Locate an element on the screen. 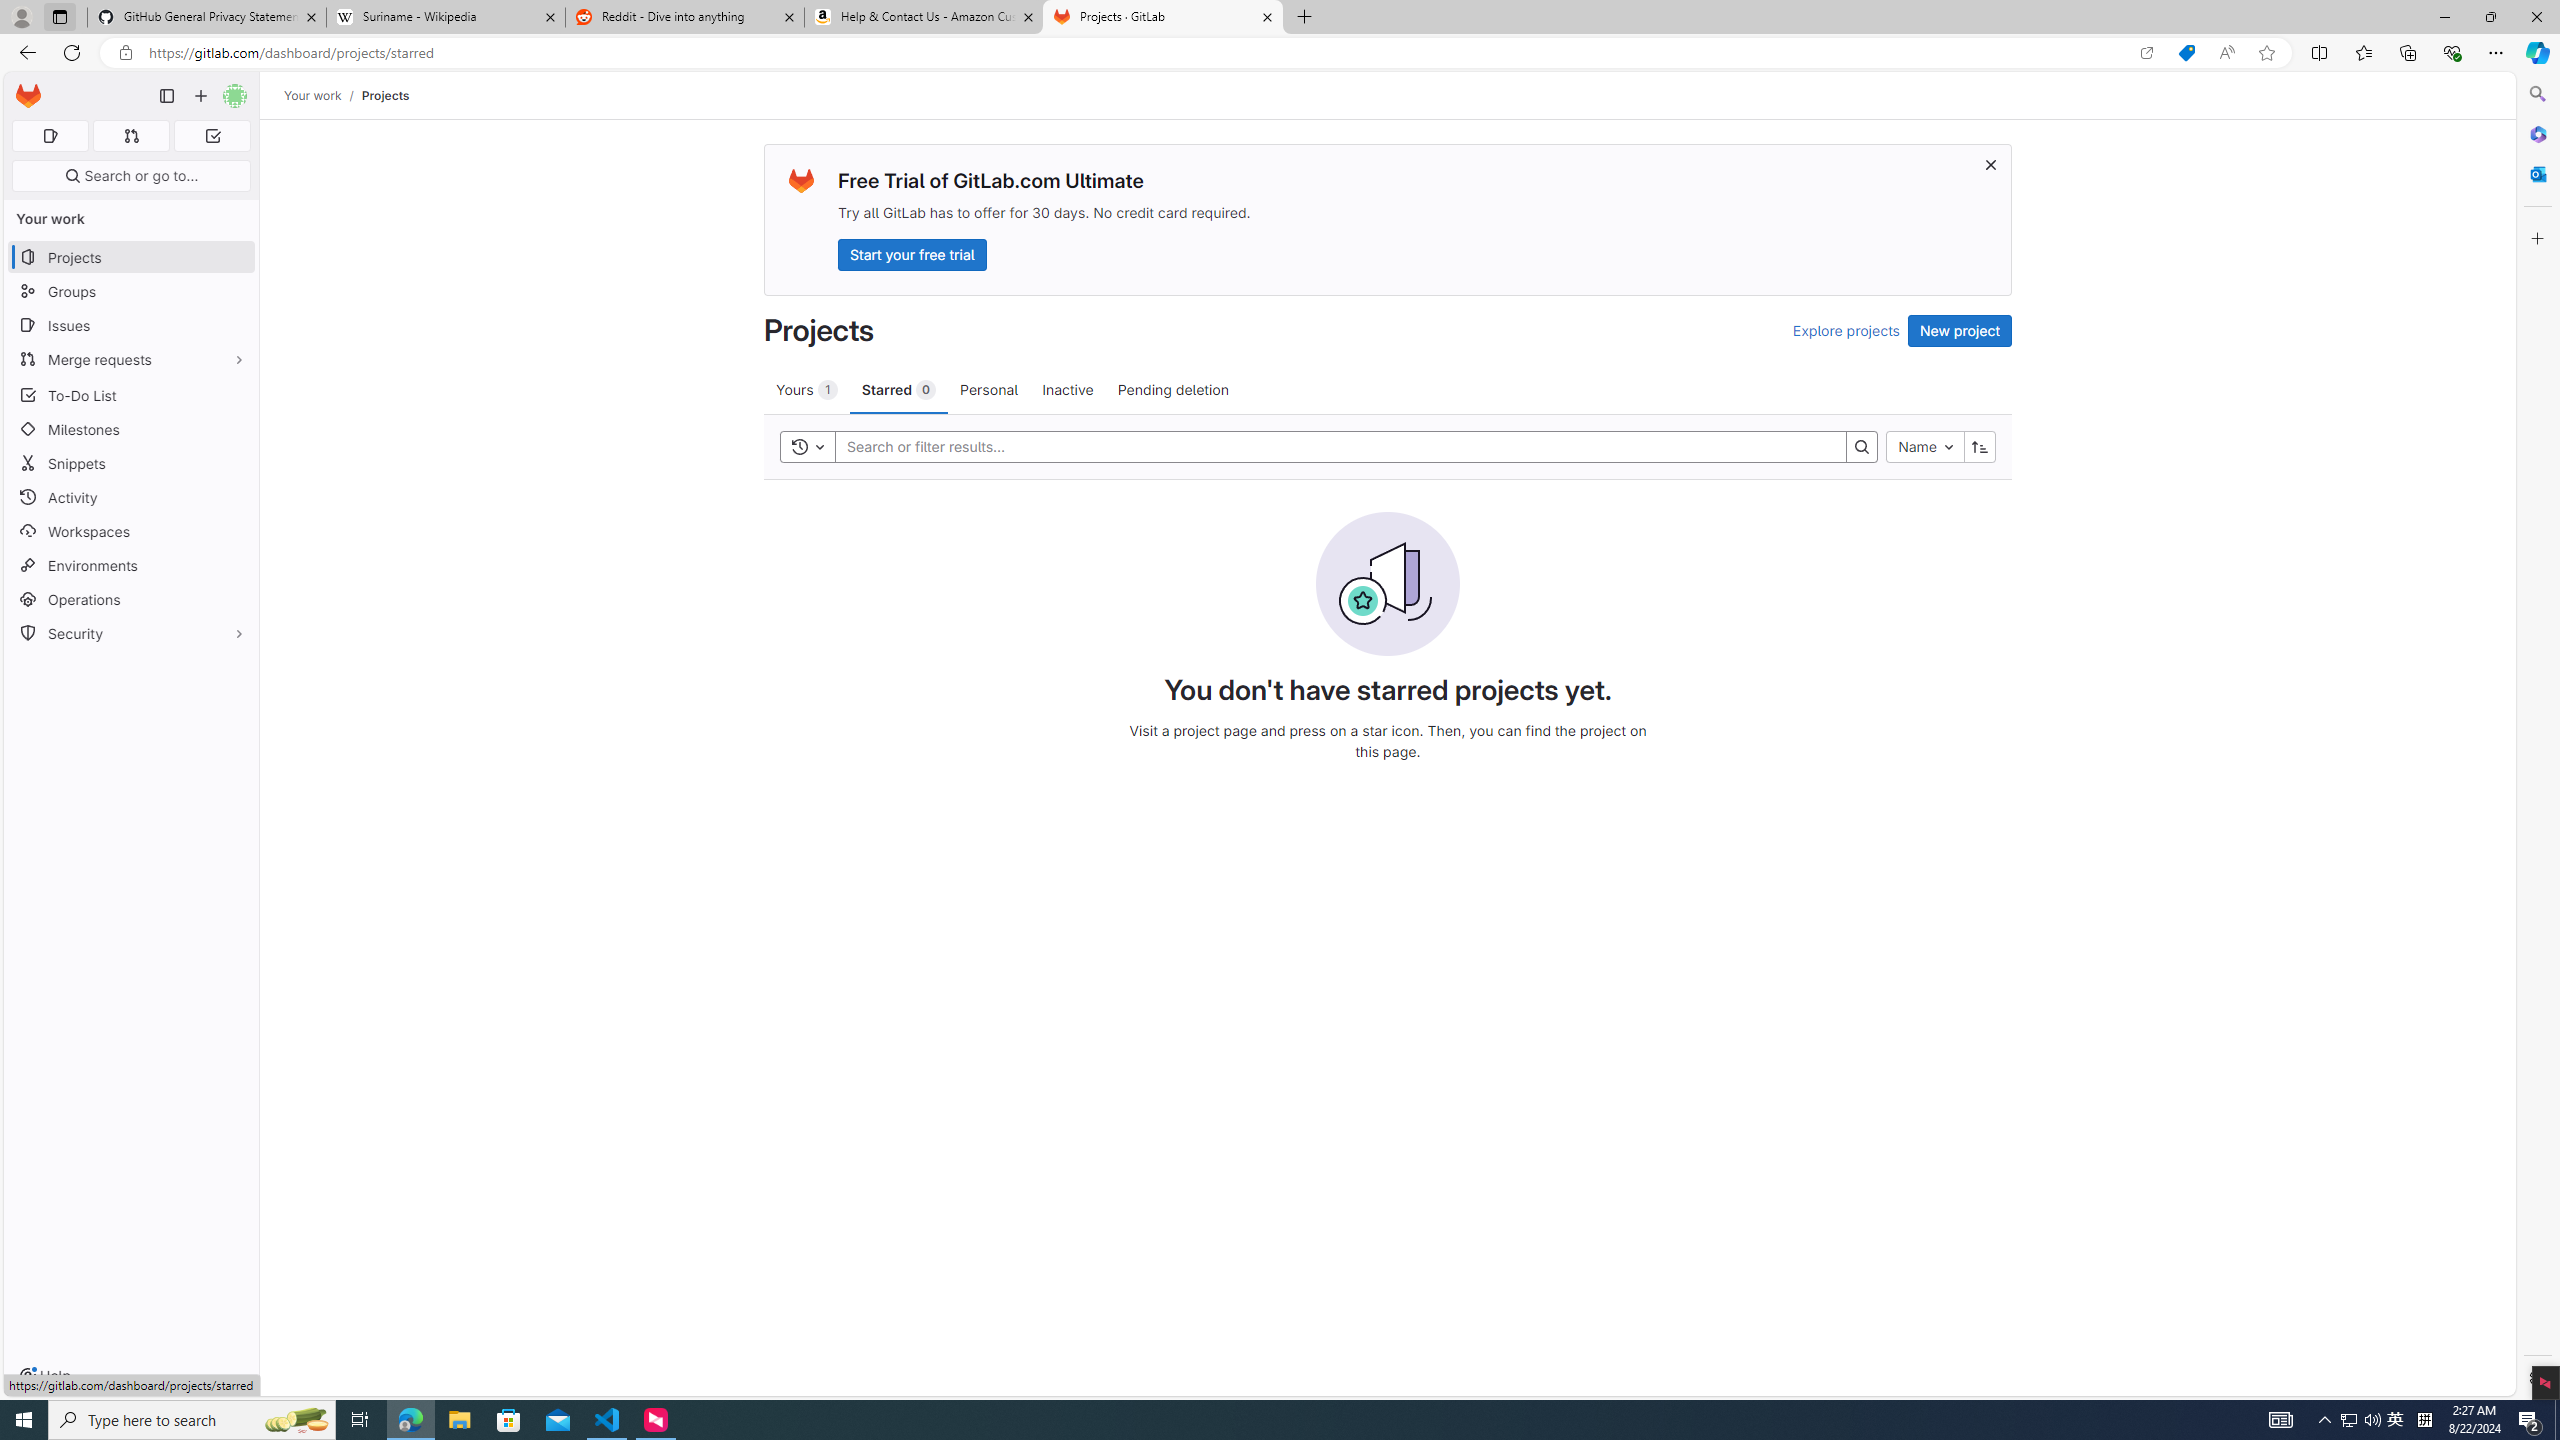 This screenshot has width=2560, height=1440. 'To-Do List' is located at coordinates (130, 394).